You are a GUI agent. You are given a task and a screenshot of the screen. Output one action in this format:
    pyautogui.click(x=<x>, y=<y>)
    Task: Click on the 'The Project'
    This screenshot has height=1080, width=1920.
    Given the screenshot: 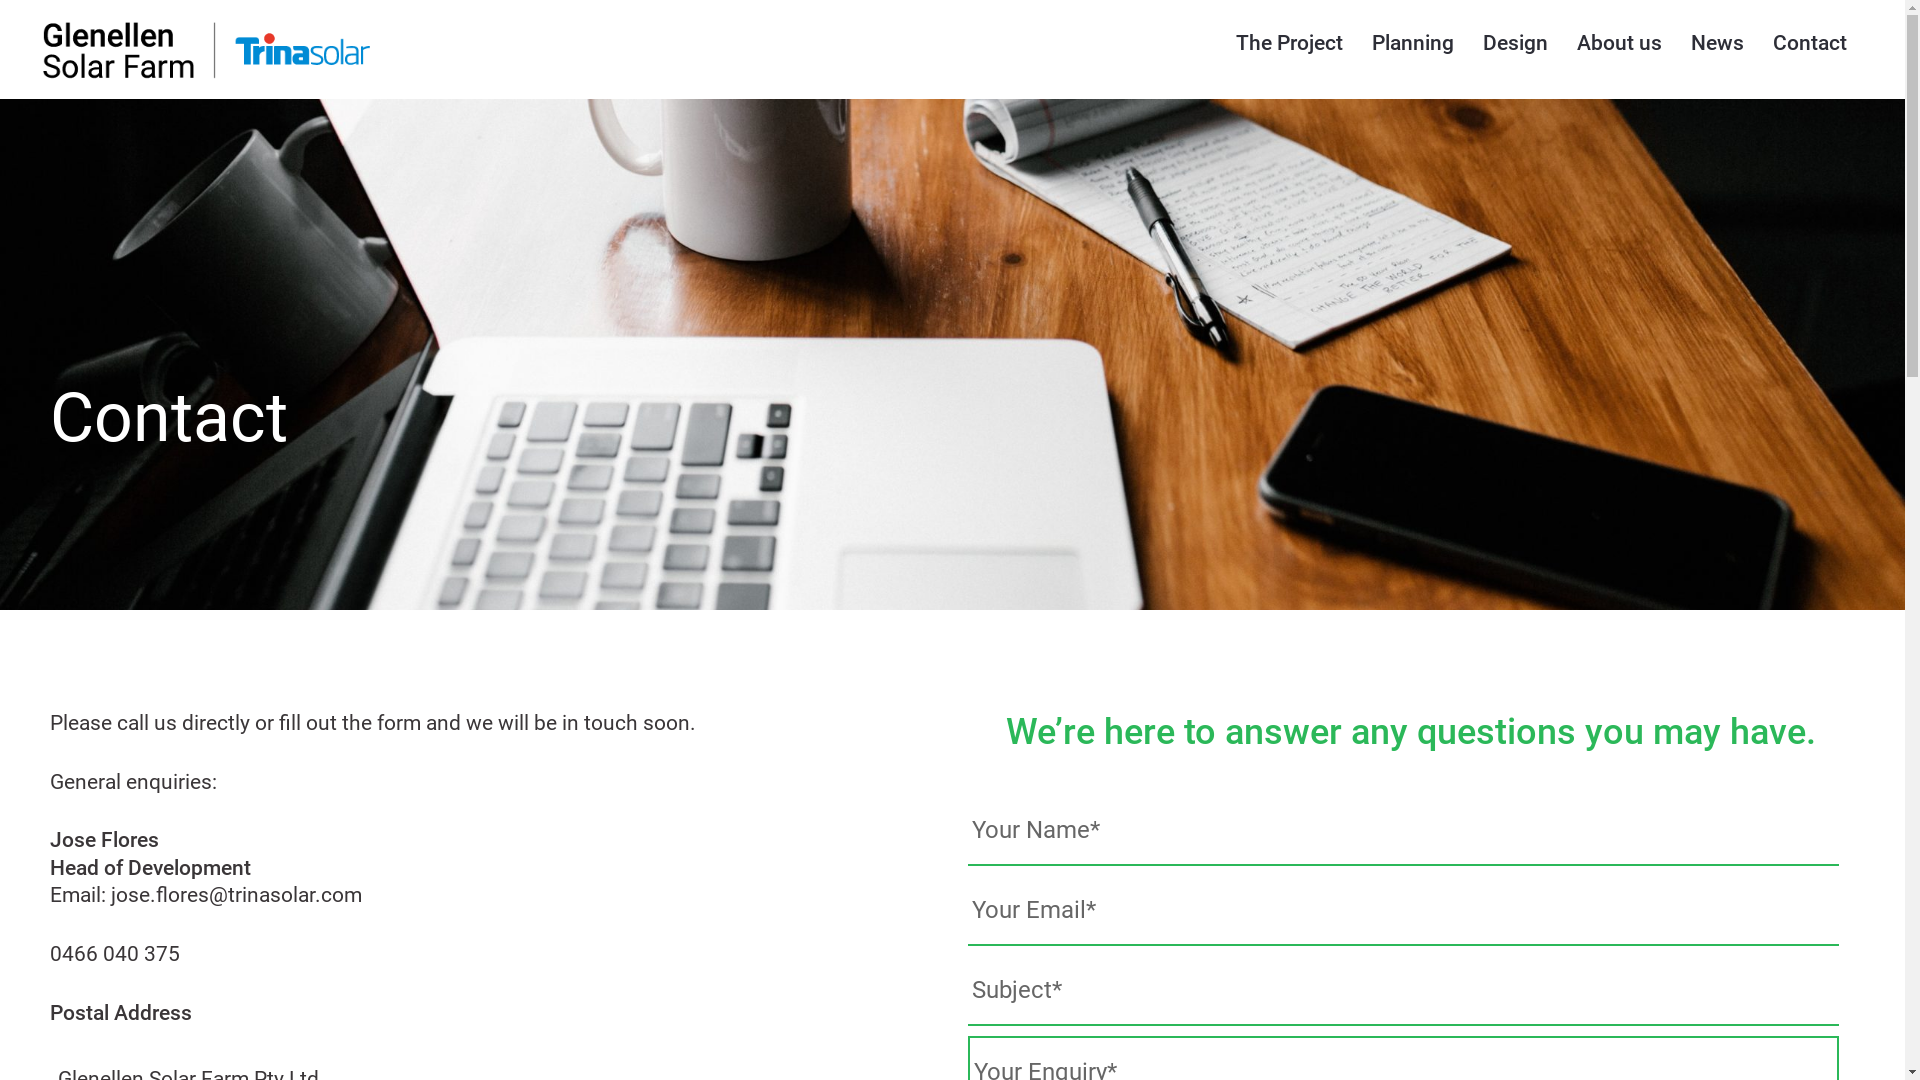 What is the action you would take?
    pyautogui.click(x=1289, y=42)
    